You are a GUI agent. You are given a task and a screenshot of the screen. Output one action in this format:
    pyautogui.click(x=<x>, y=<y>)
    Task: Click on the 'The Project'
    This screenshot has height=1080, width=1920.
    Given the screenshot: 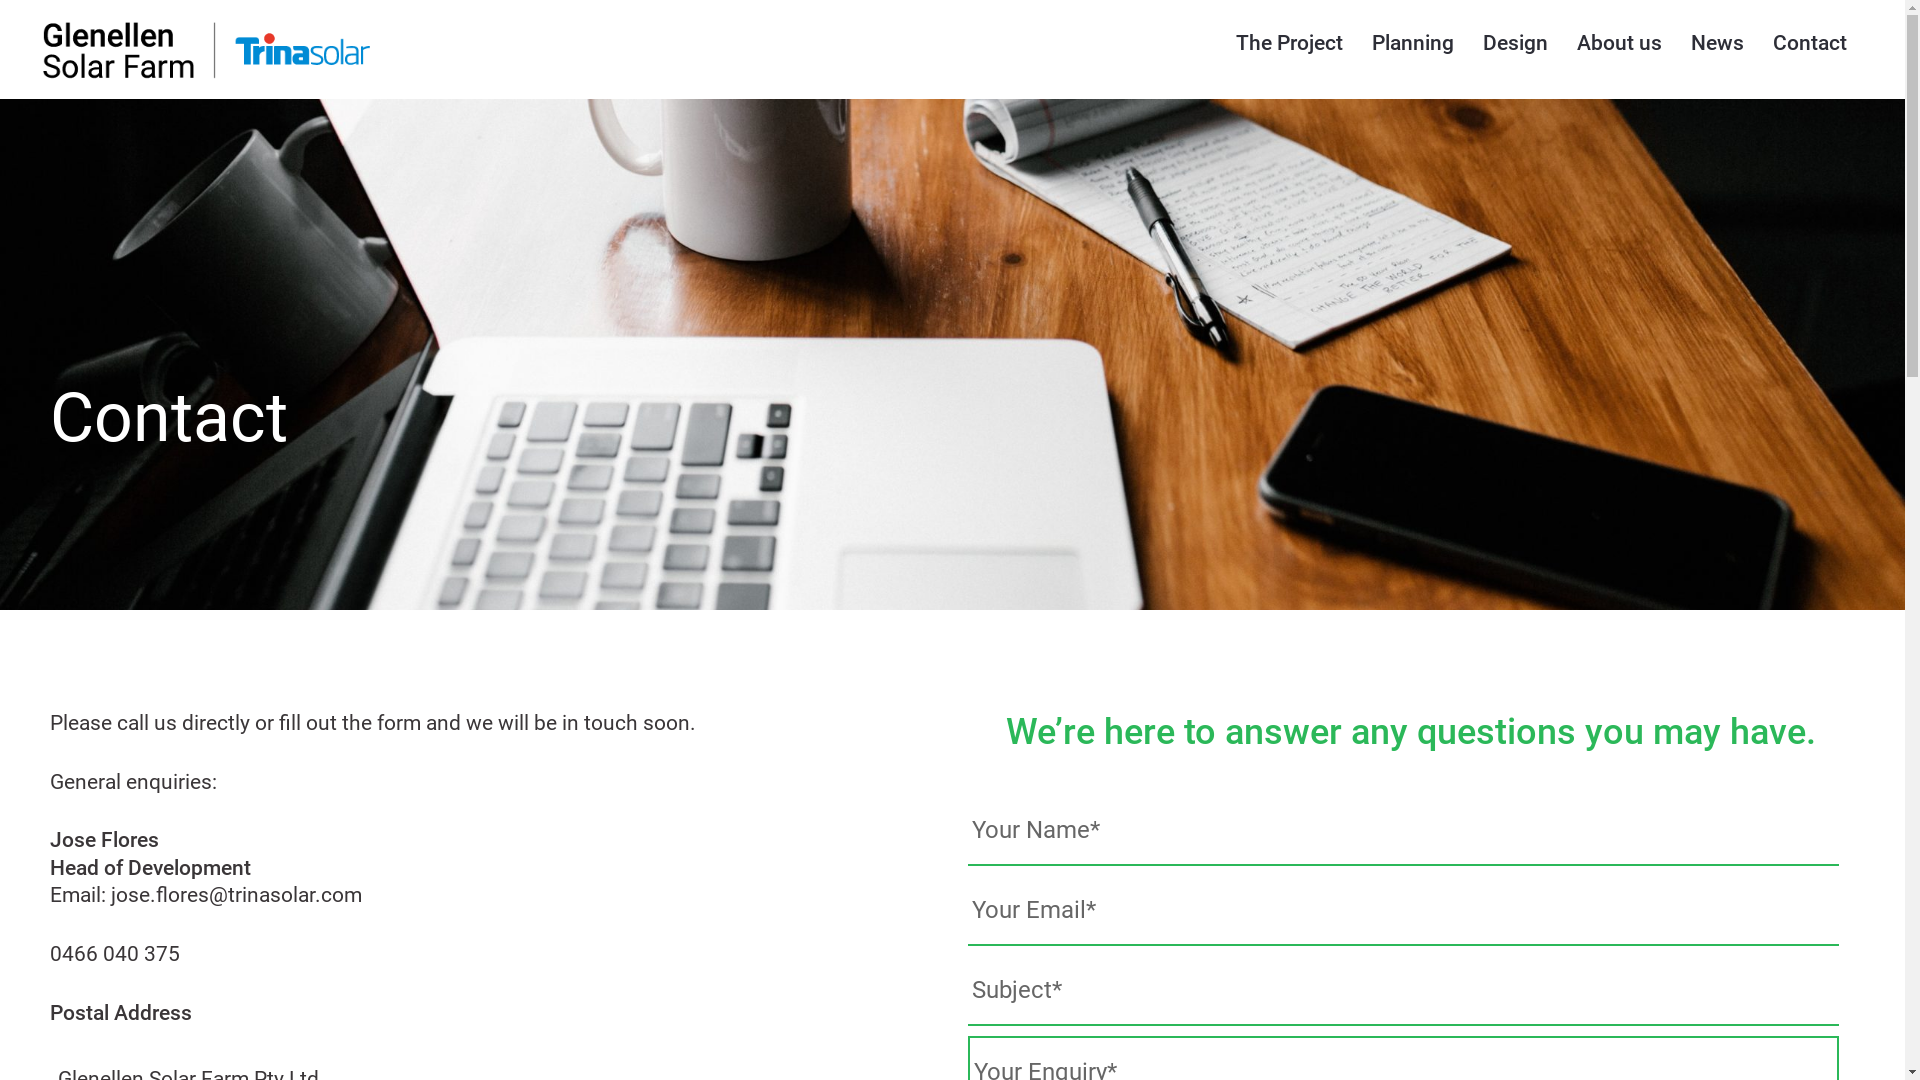 What is the action you would take?
    pyautogui.click(x=1289, y=42)
    